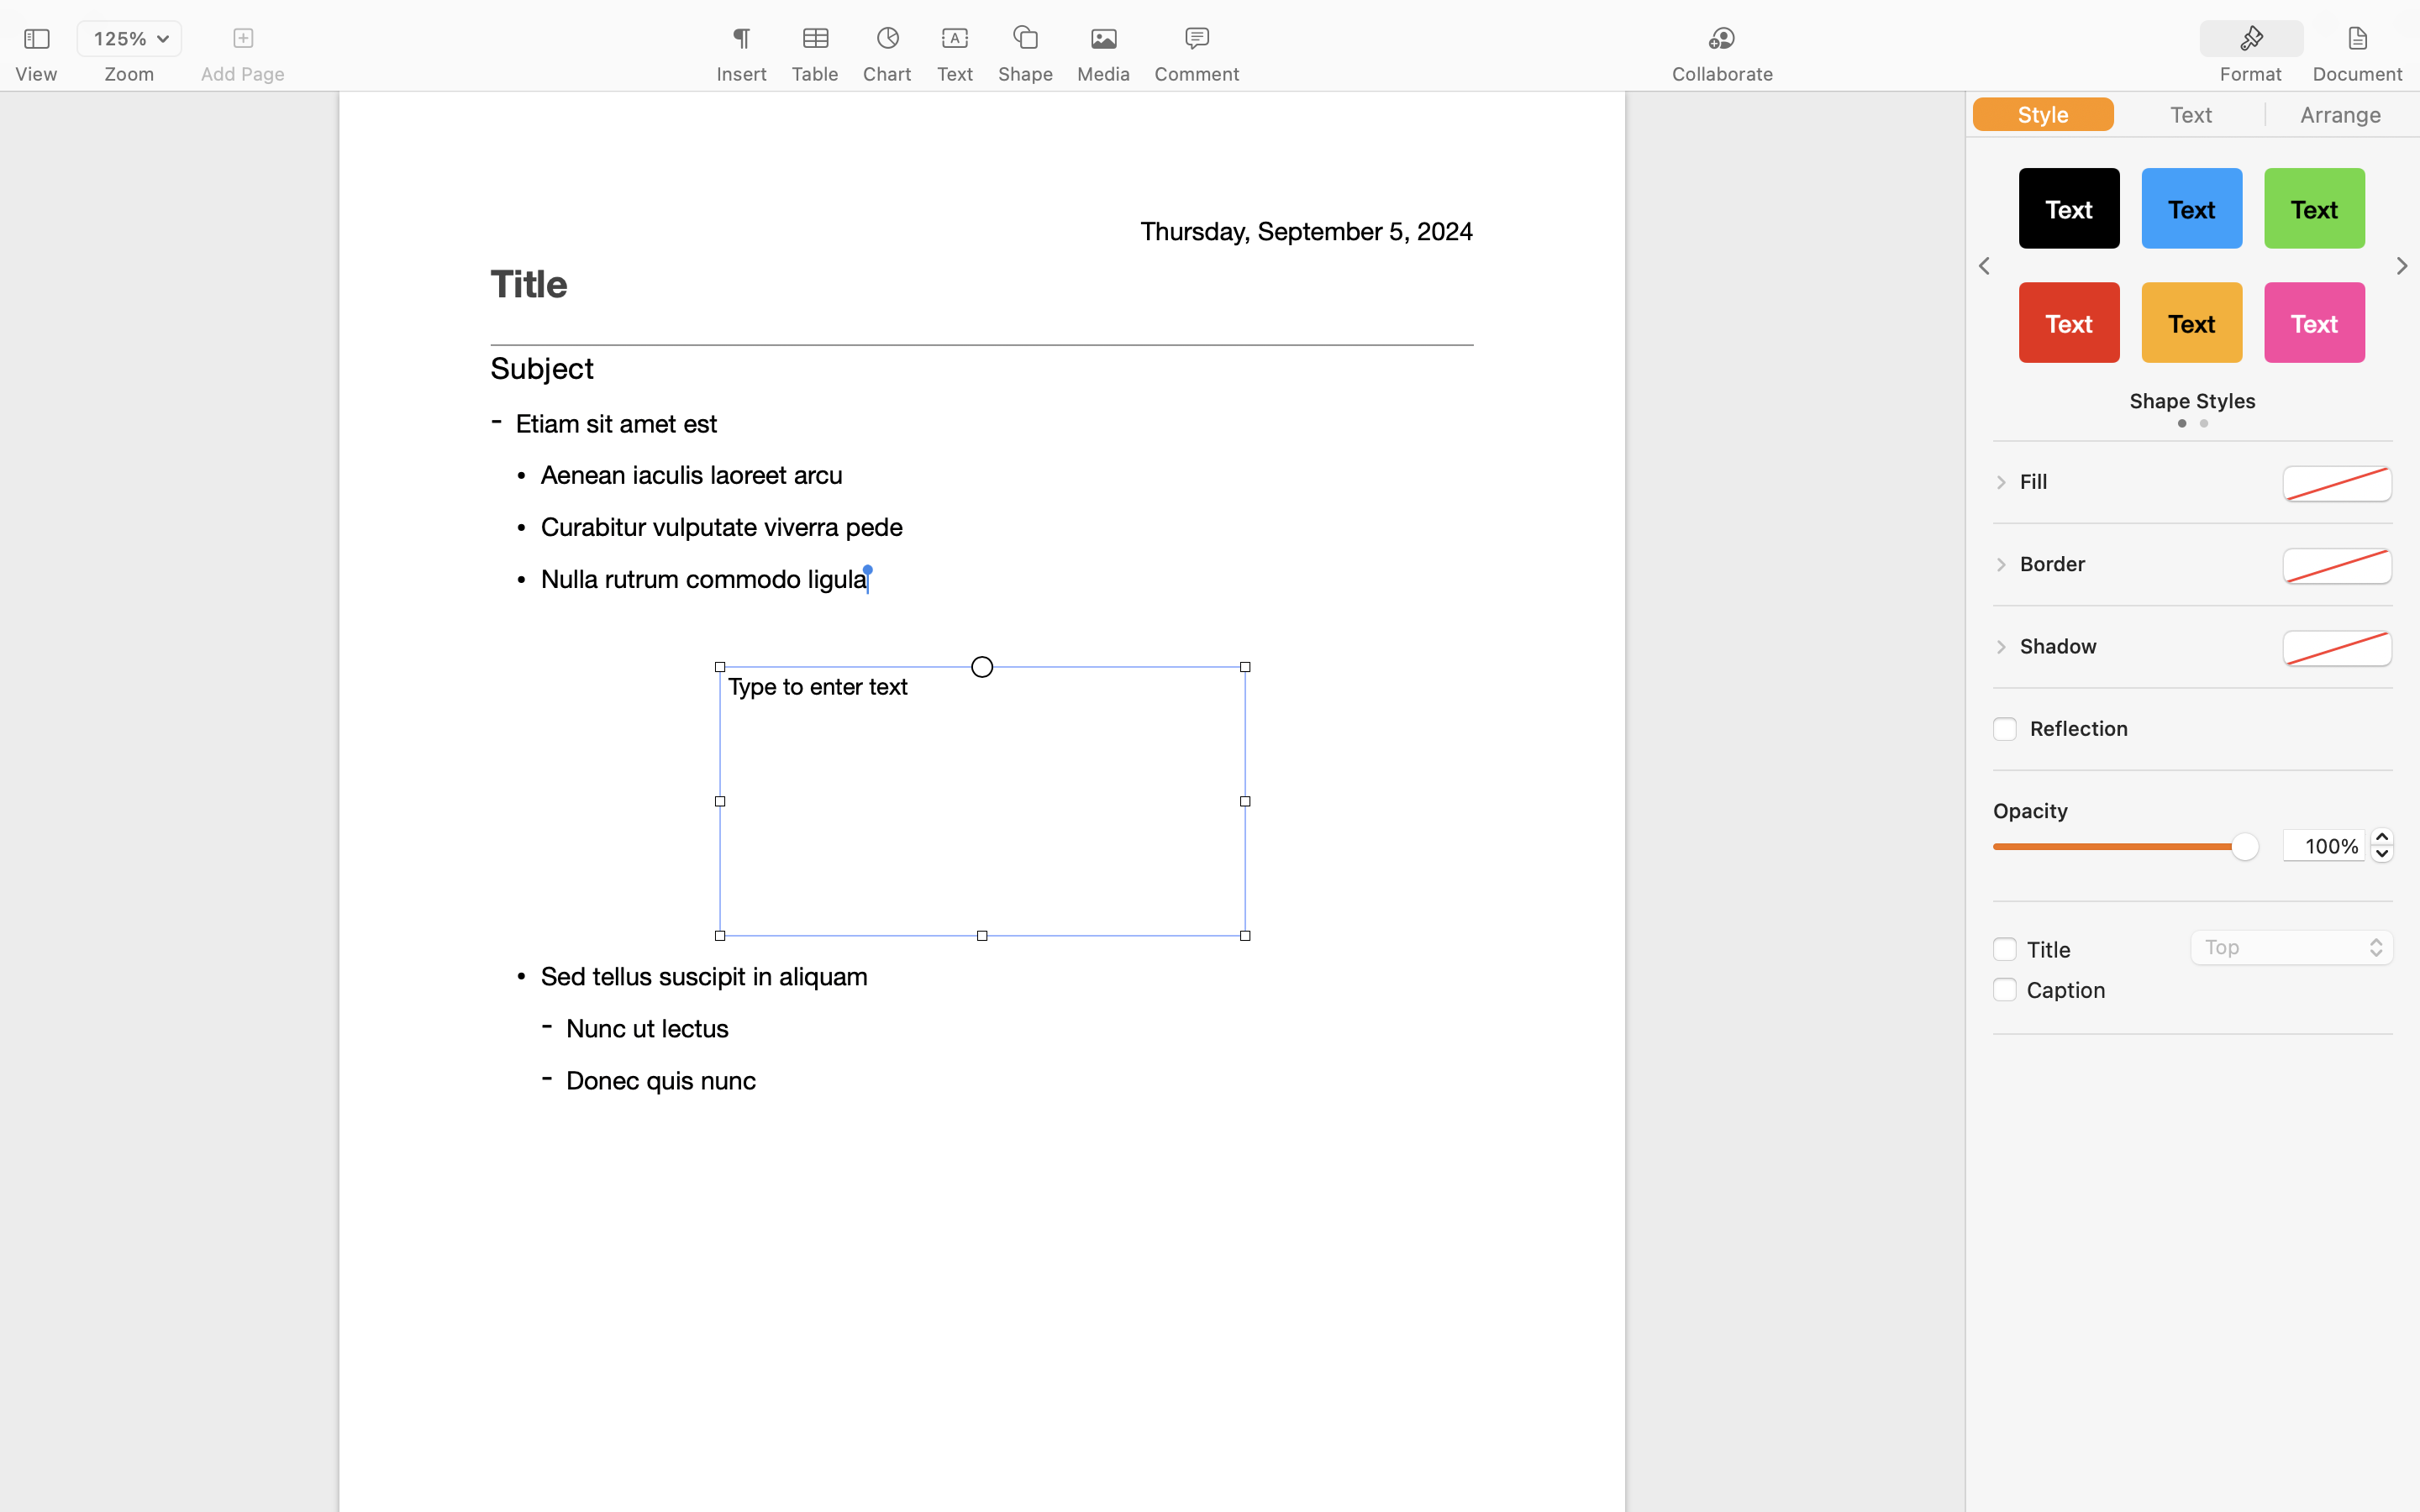 The width and height of the screenshot is (2420, 1512). I want to click on 'Media', so click(1102, 74).